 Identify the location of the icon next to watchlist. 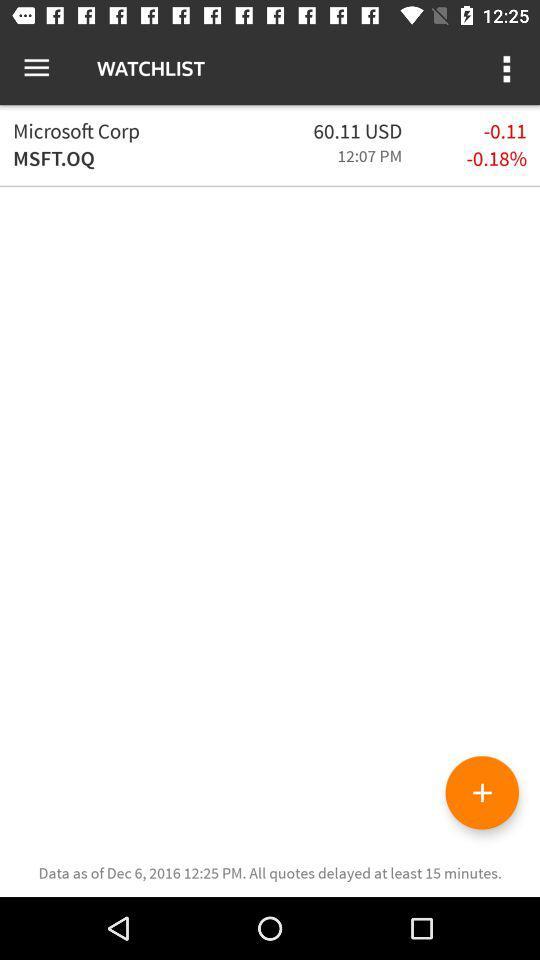
(36, 68).